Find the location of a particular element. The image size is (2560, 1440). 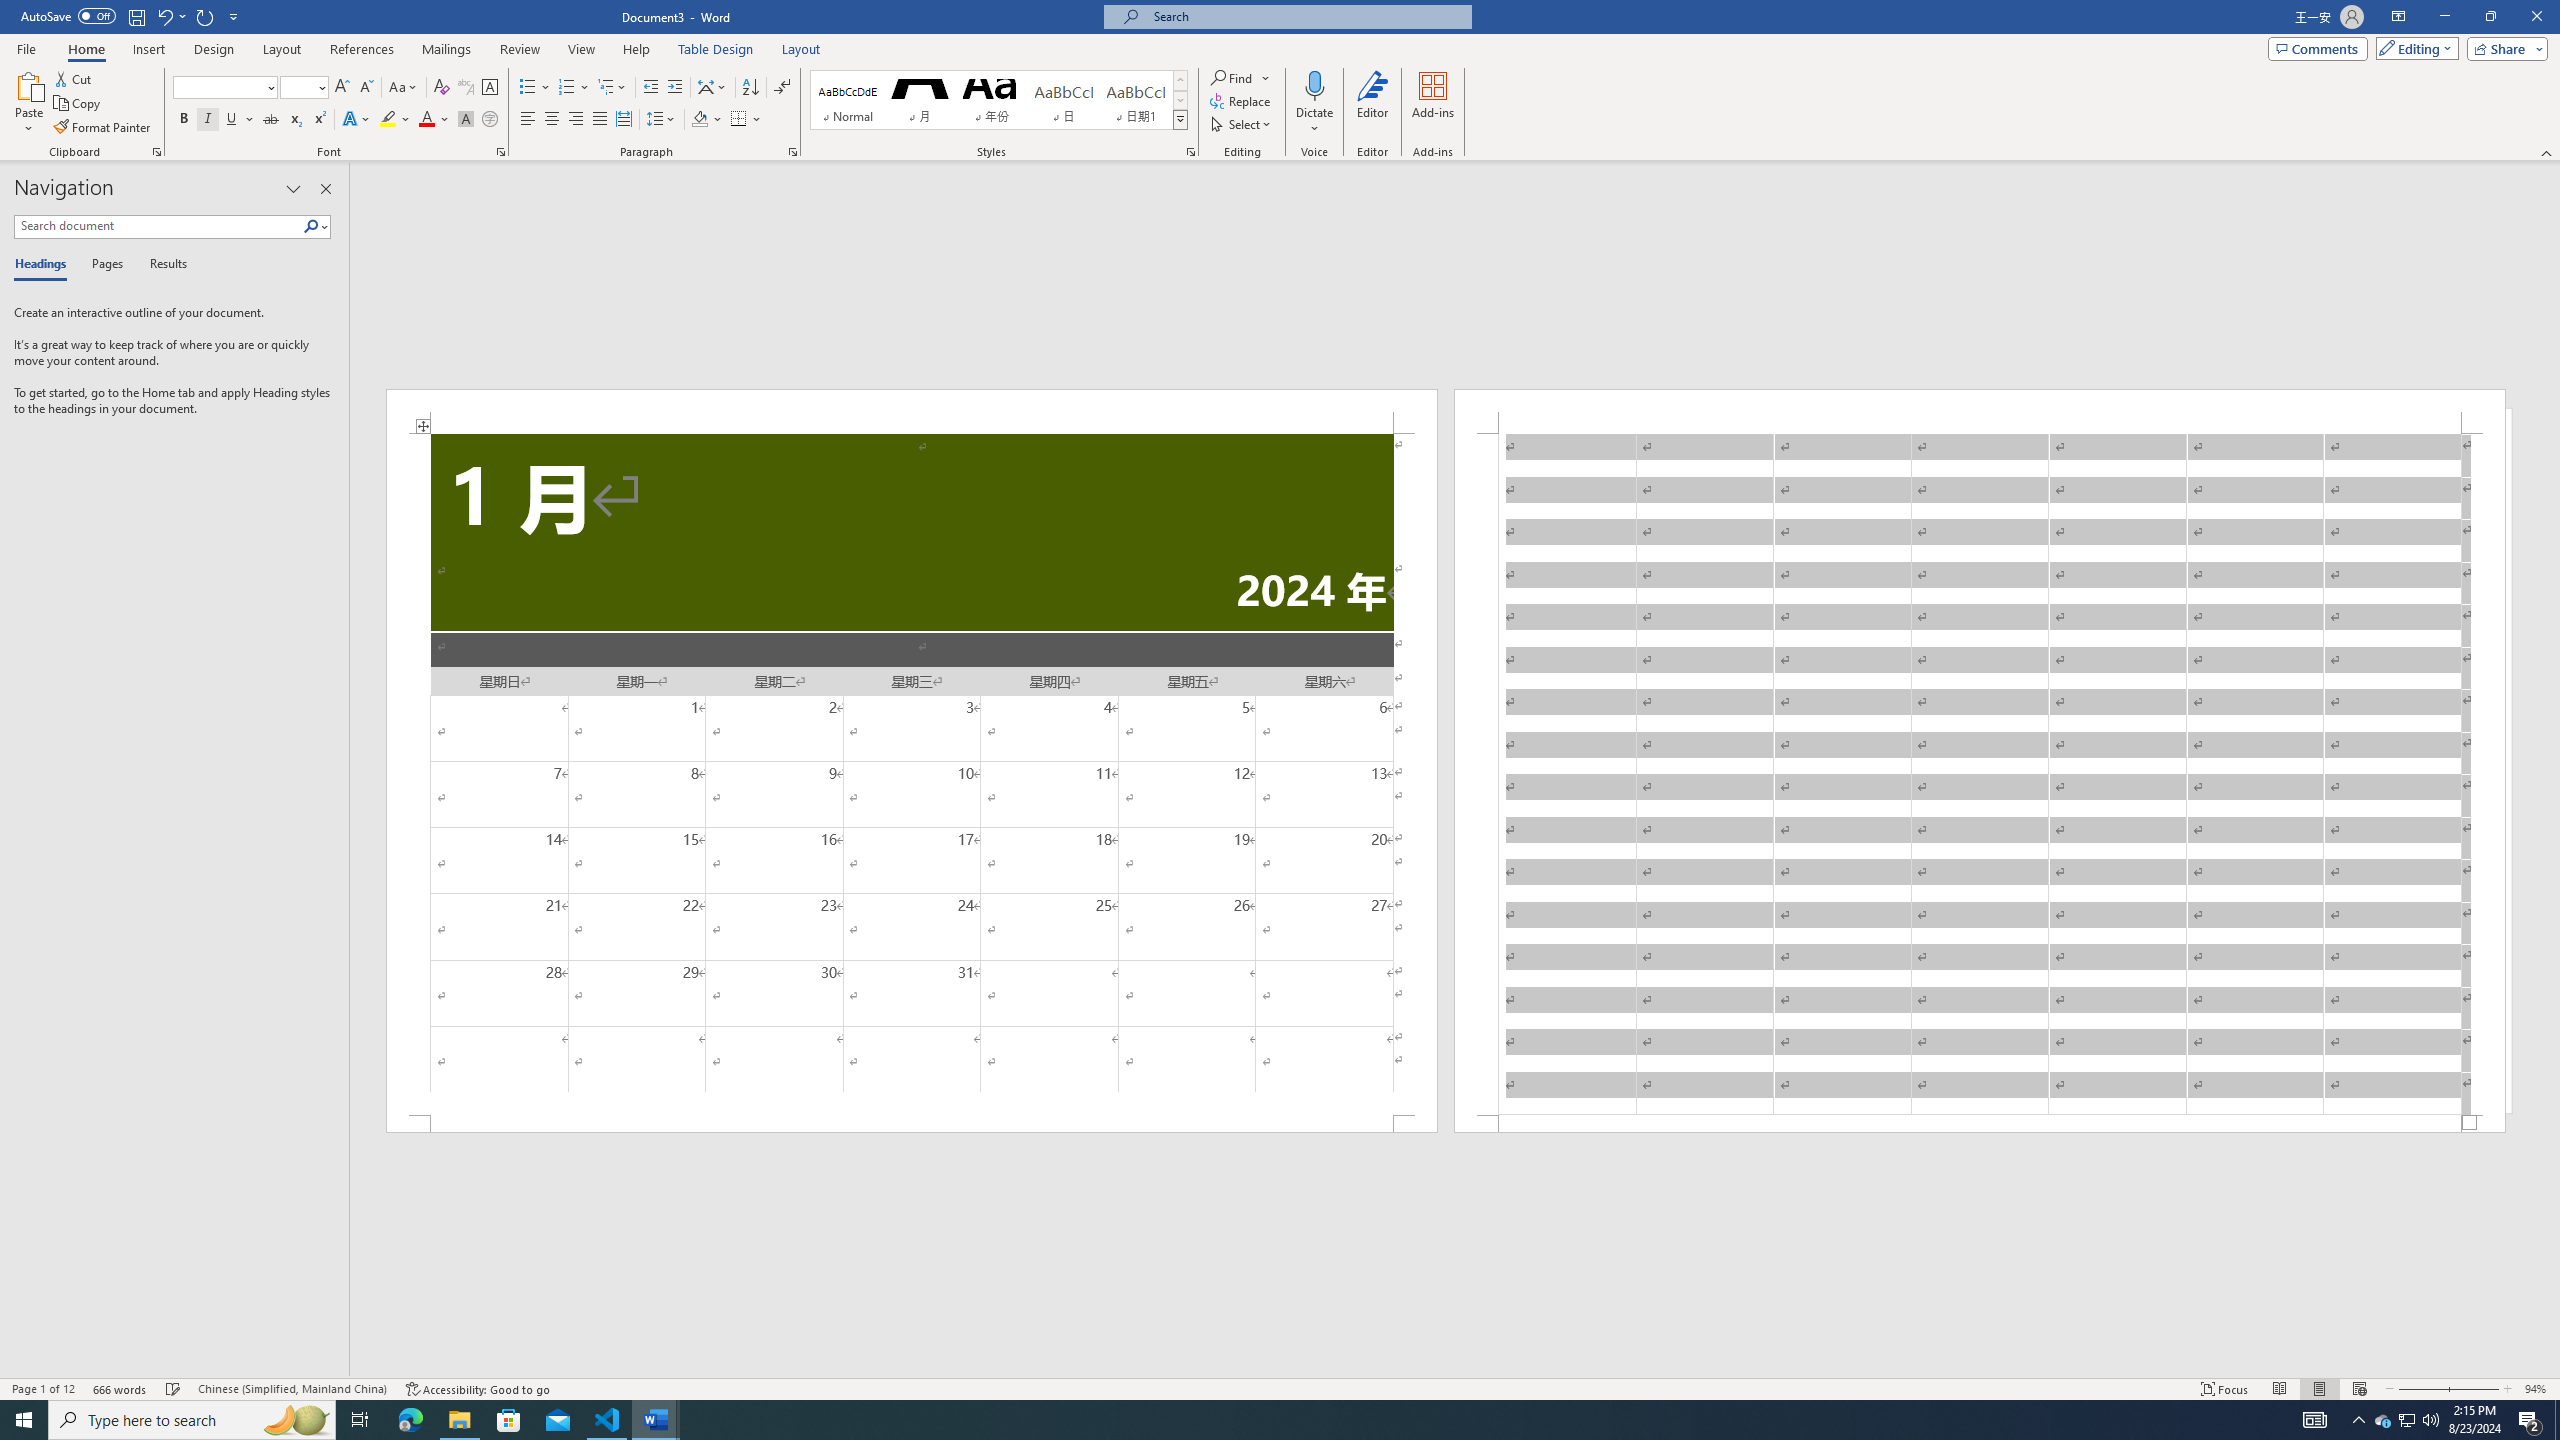

'Spelling and Grammar Check Checking' is located at coordinates (174, 1389).